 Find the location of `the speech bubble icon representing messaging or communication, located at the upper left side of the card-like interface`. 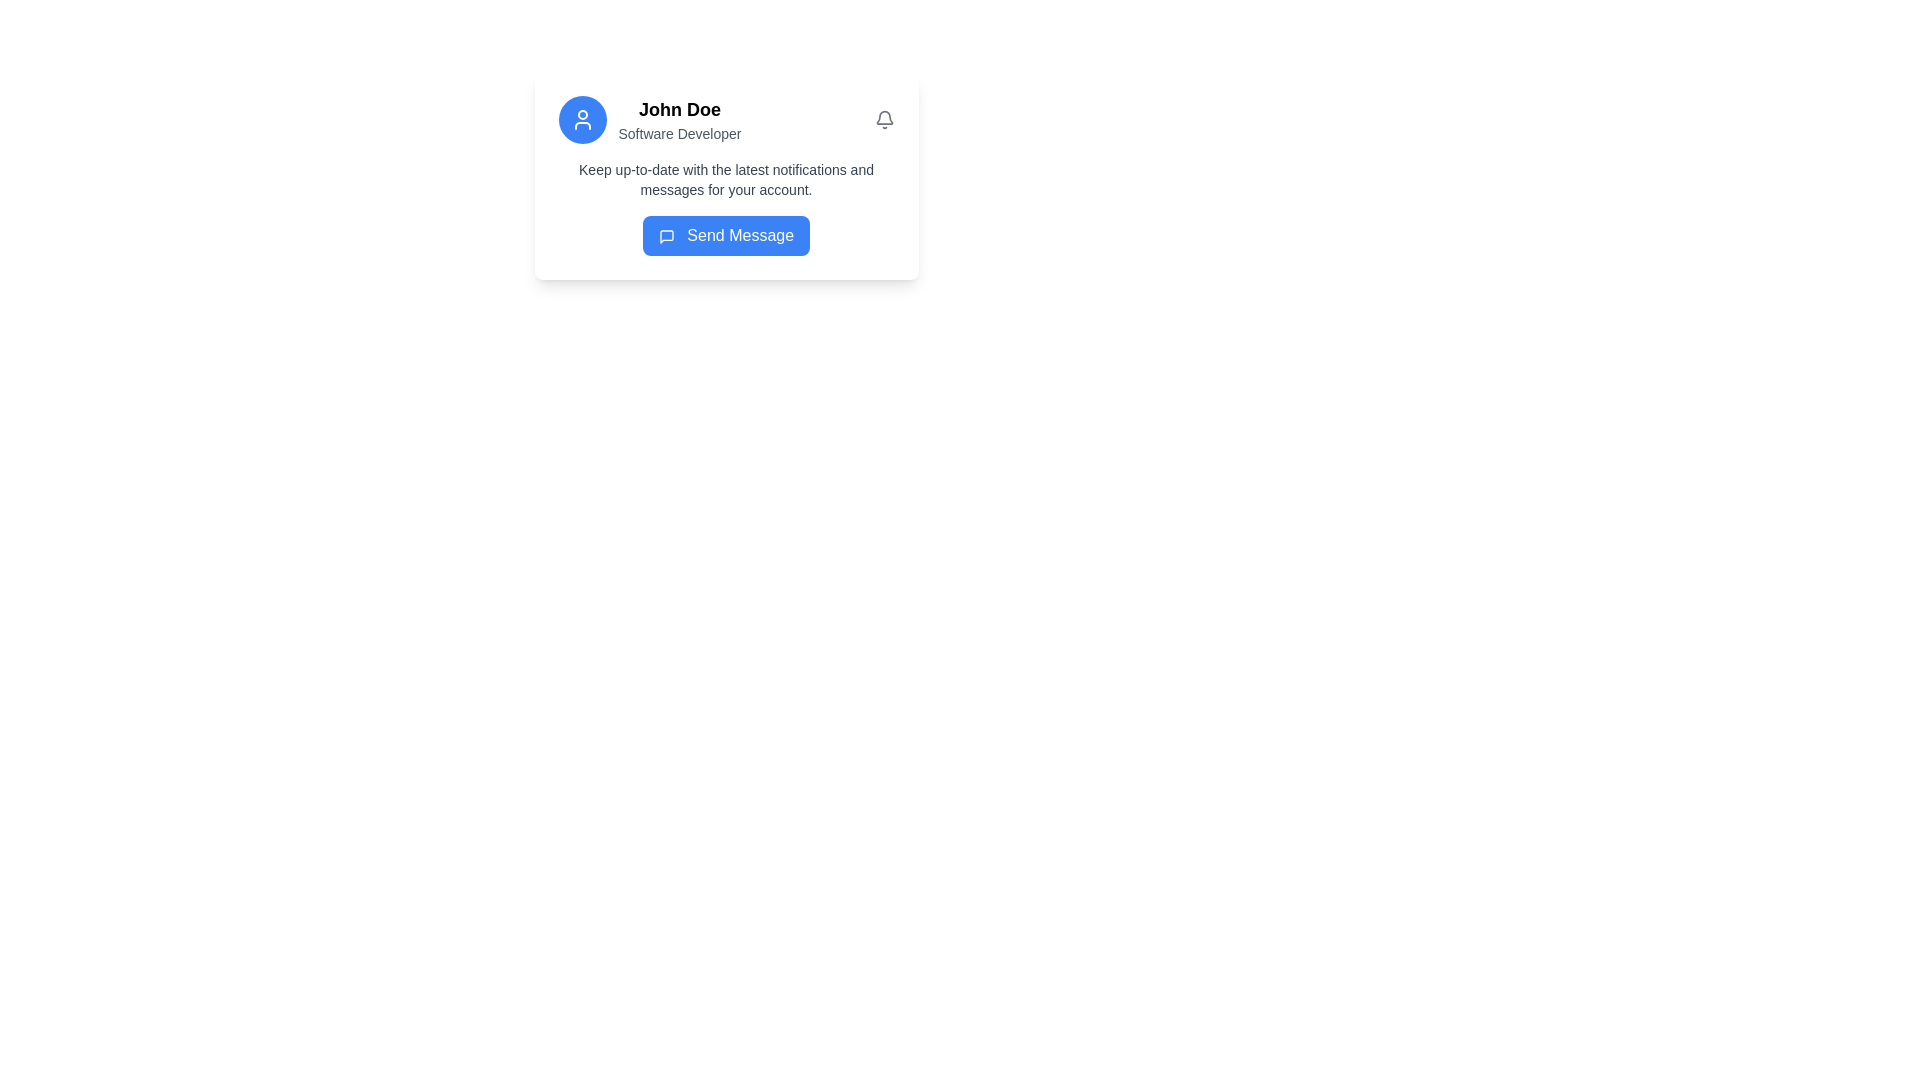

the speech bubble icon representing messaging or communication, located at the upper left side of the card-like interface is located at coordinates (666, 235).